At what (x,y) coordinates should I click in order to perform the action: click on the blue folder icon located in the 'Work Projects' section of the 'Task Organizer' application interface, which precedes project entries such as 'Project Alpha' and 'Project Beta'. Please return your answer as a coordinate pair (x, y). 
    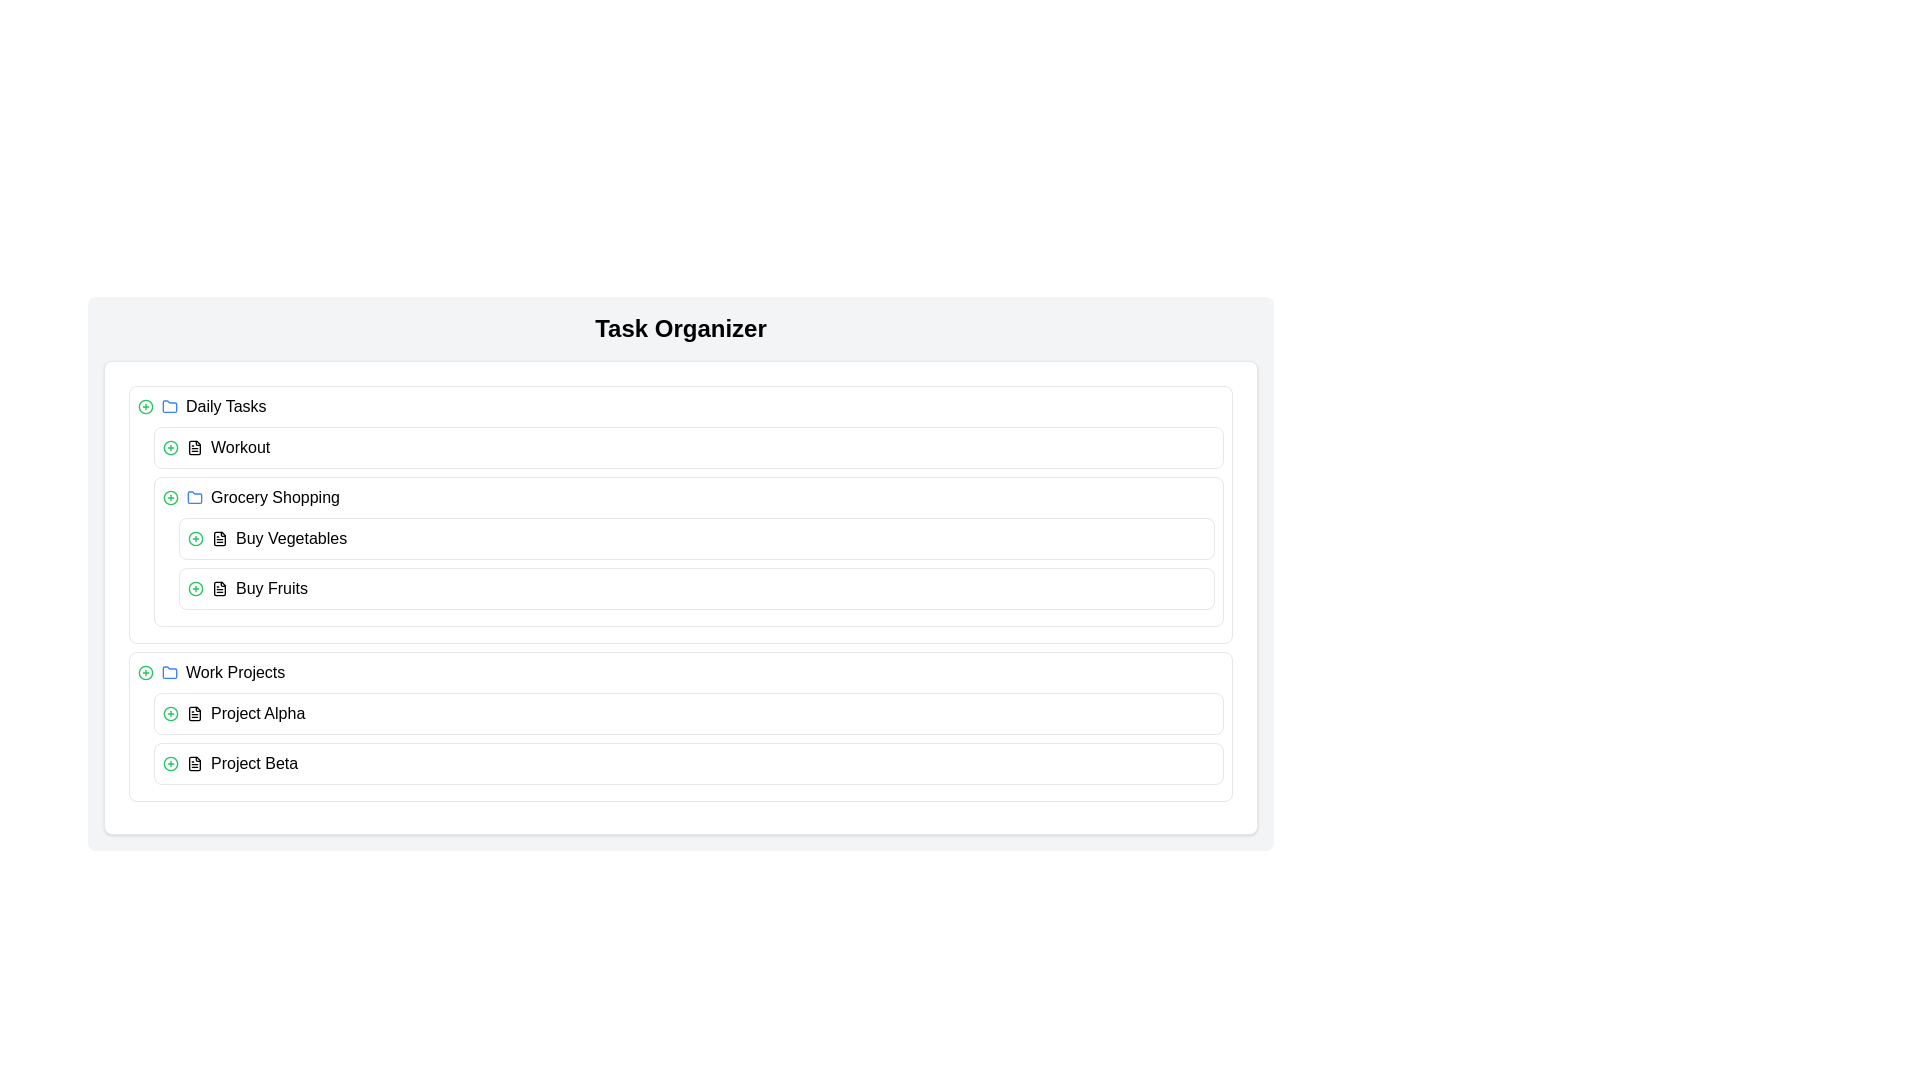
    Looking at the image, I should click on (169, 405).